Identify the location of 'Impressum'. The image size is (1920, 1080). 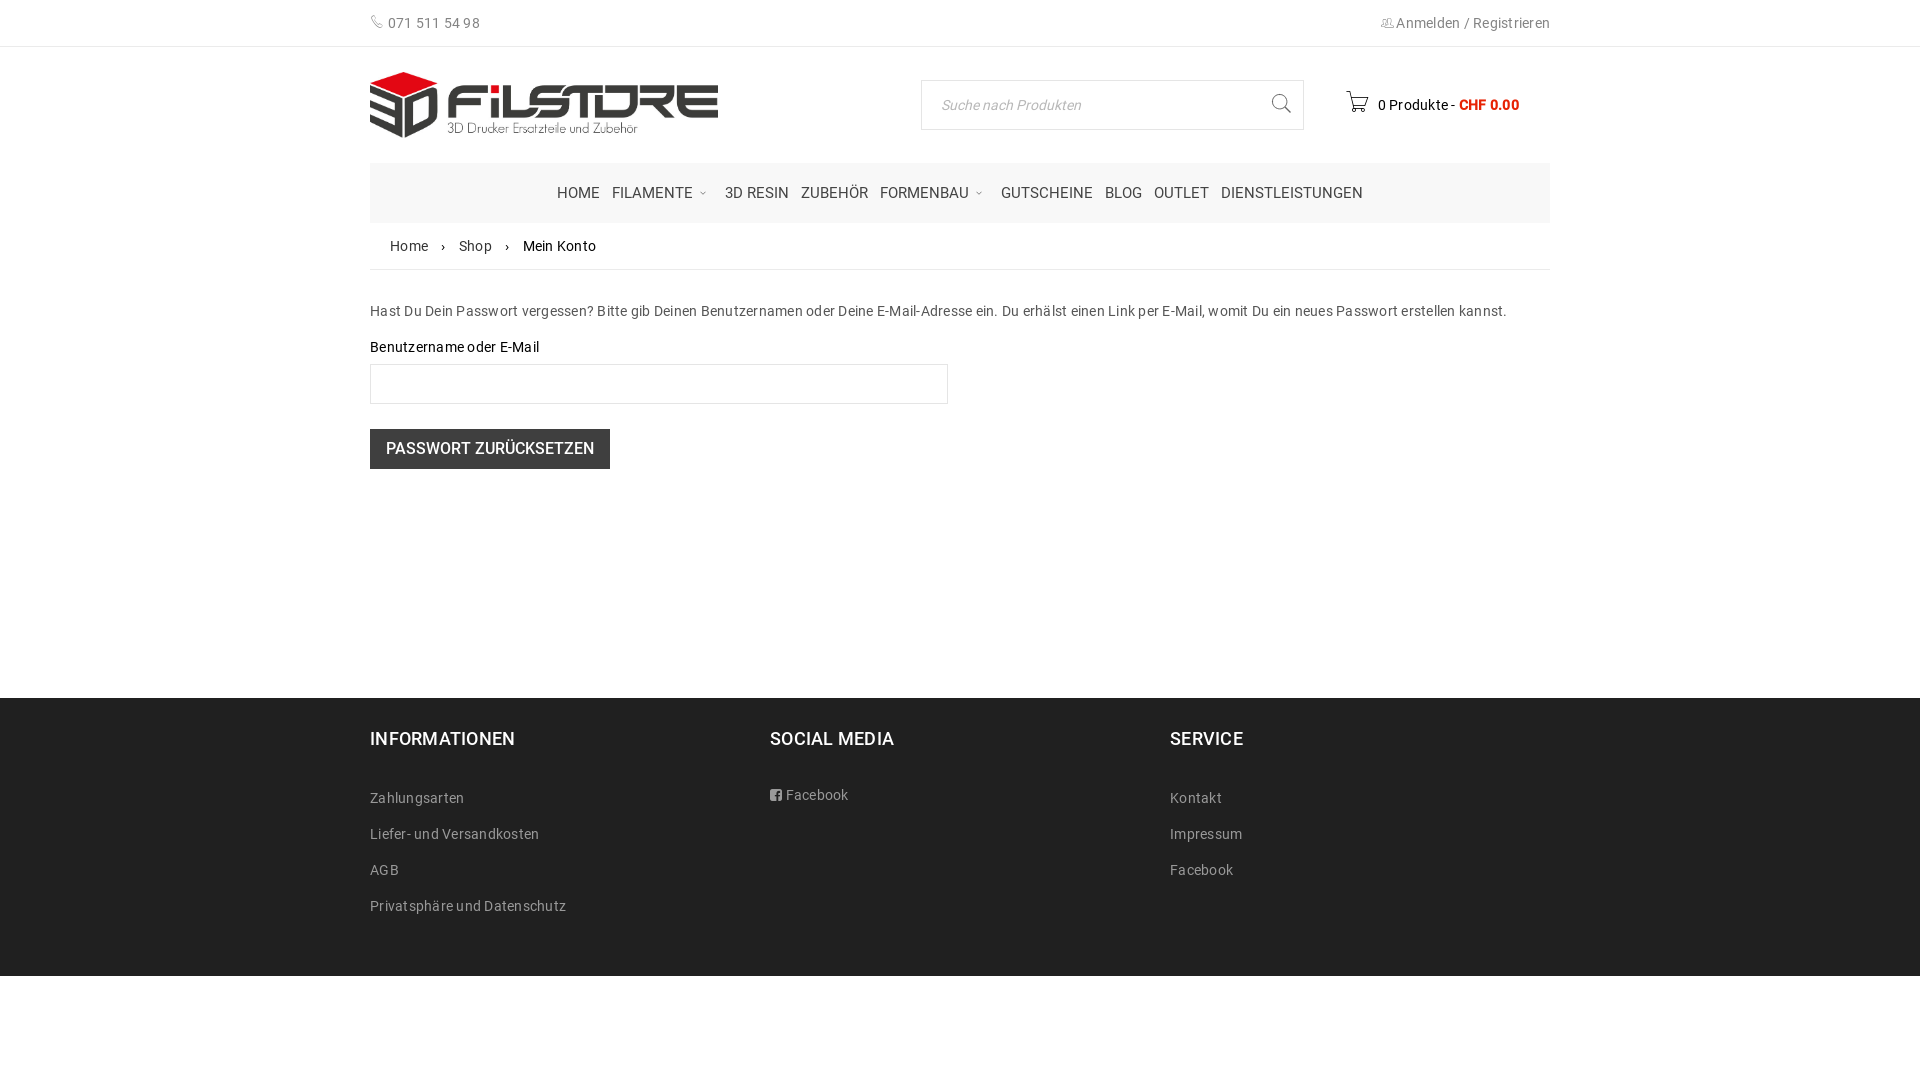
(1204, 833).